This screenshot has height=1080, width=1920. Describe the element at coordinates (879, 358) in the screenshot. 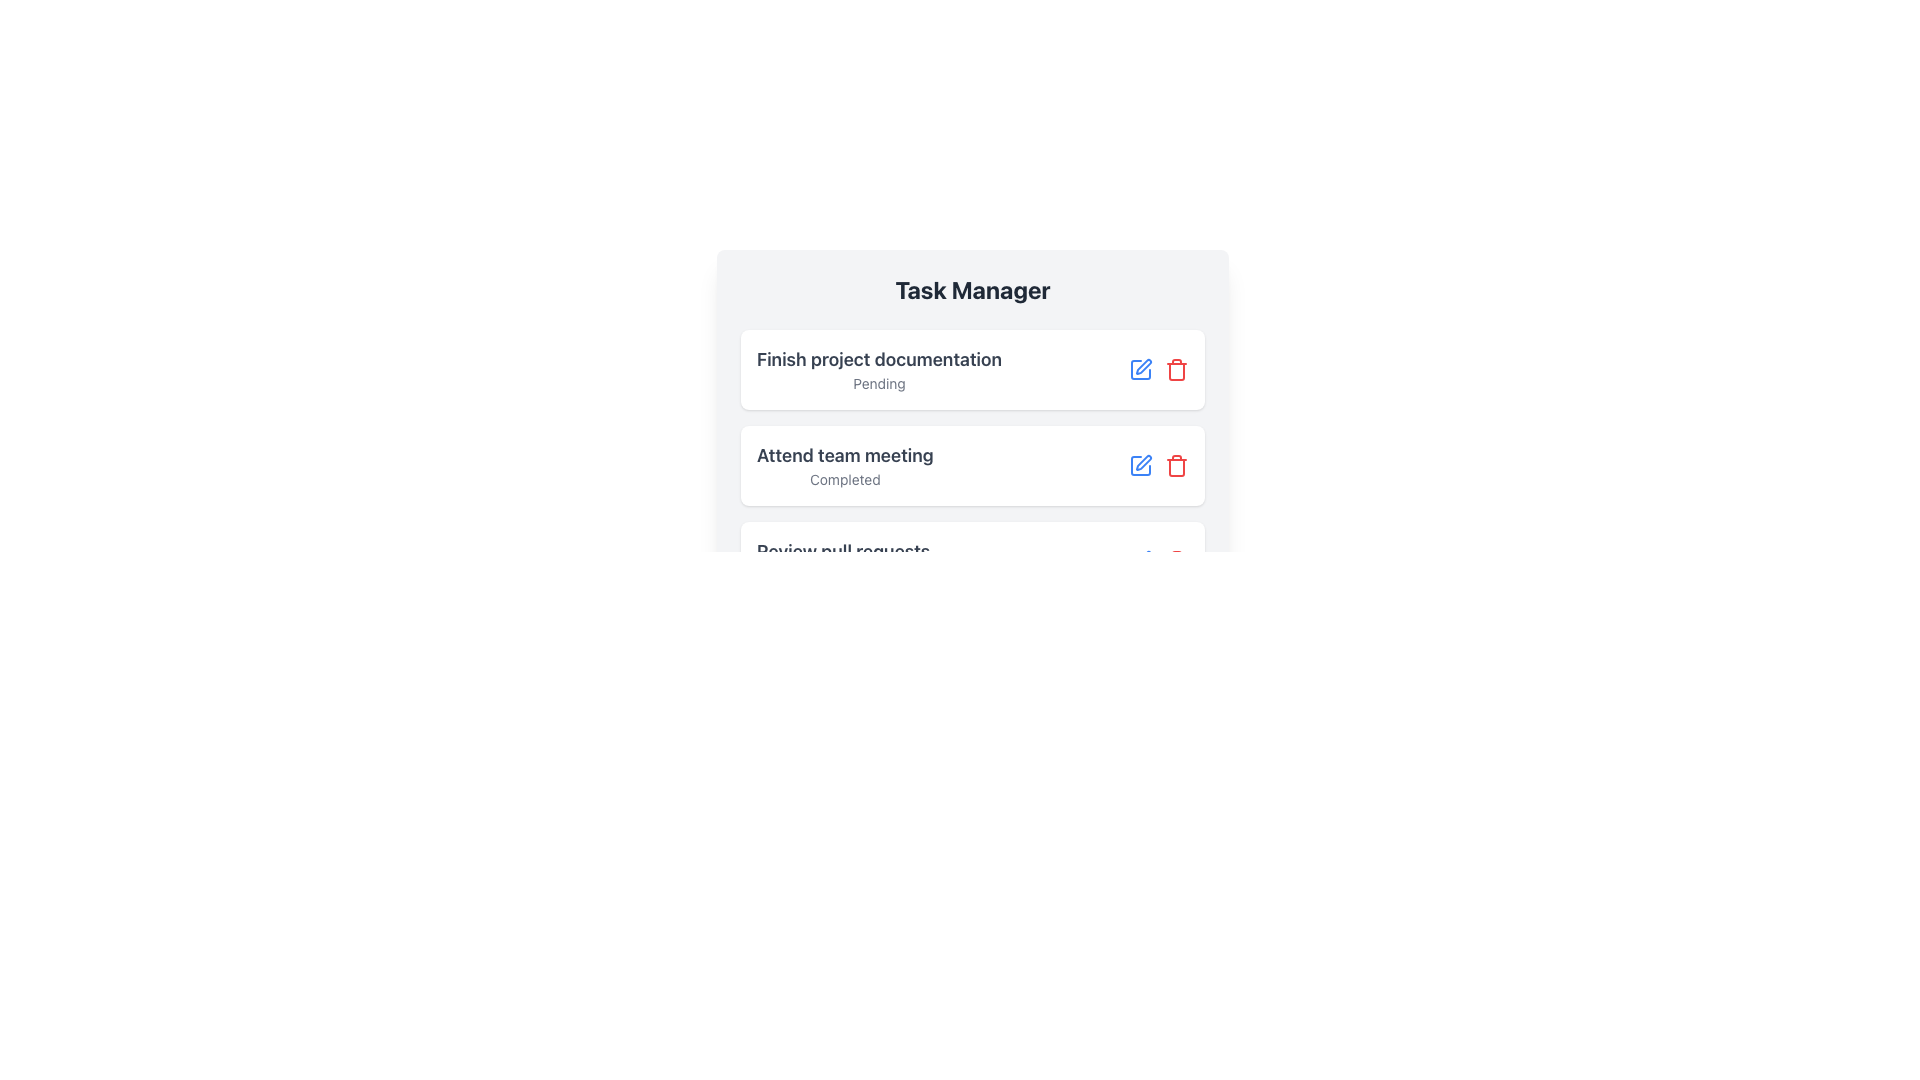

I see `the text label that reads 'Finish project documentation', styled with a larger font size and bold weight, located in the topmost card of the task list under 'Task Manager'` at that location.